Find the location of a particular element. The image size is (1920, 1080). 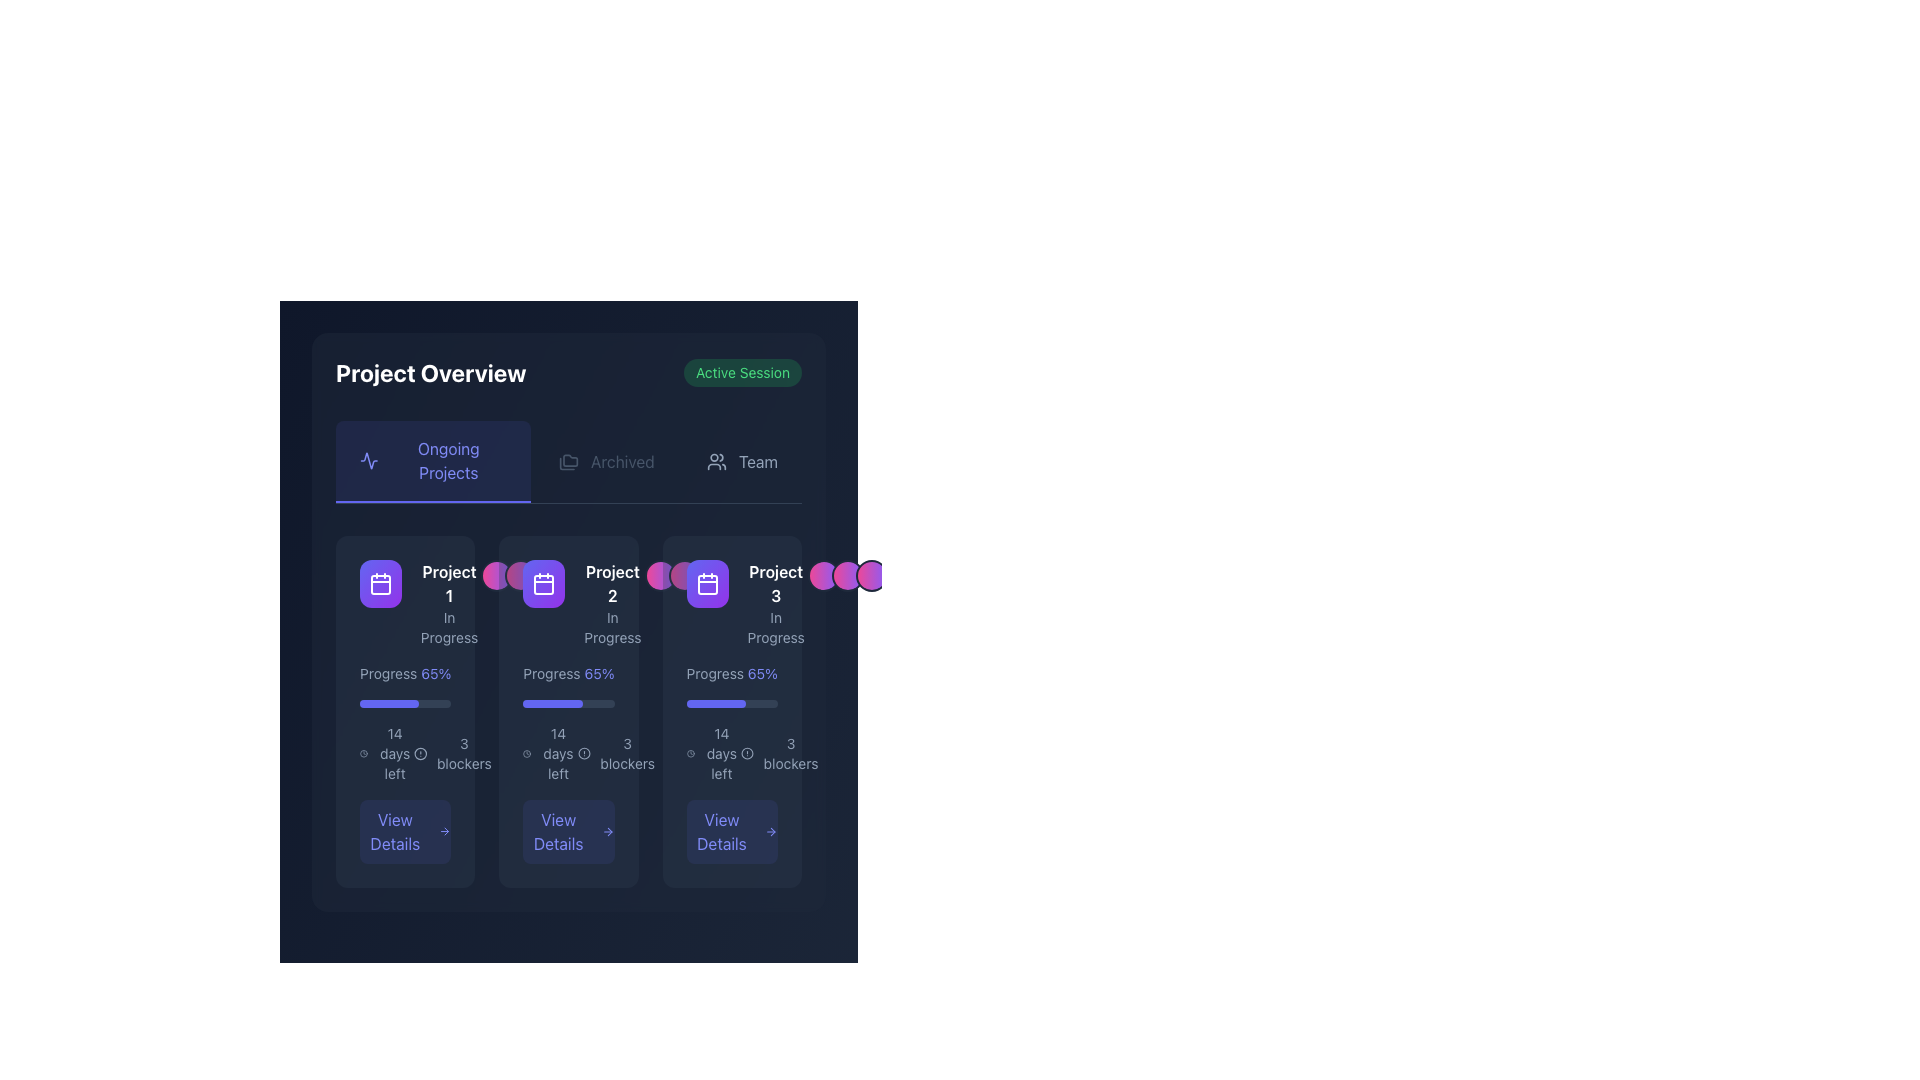

the status label indicating the current status of 'Project 2', which is located below the title and above project details is located at coordinates (611, 627).